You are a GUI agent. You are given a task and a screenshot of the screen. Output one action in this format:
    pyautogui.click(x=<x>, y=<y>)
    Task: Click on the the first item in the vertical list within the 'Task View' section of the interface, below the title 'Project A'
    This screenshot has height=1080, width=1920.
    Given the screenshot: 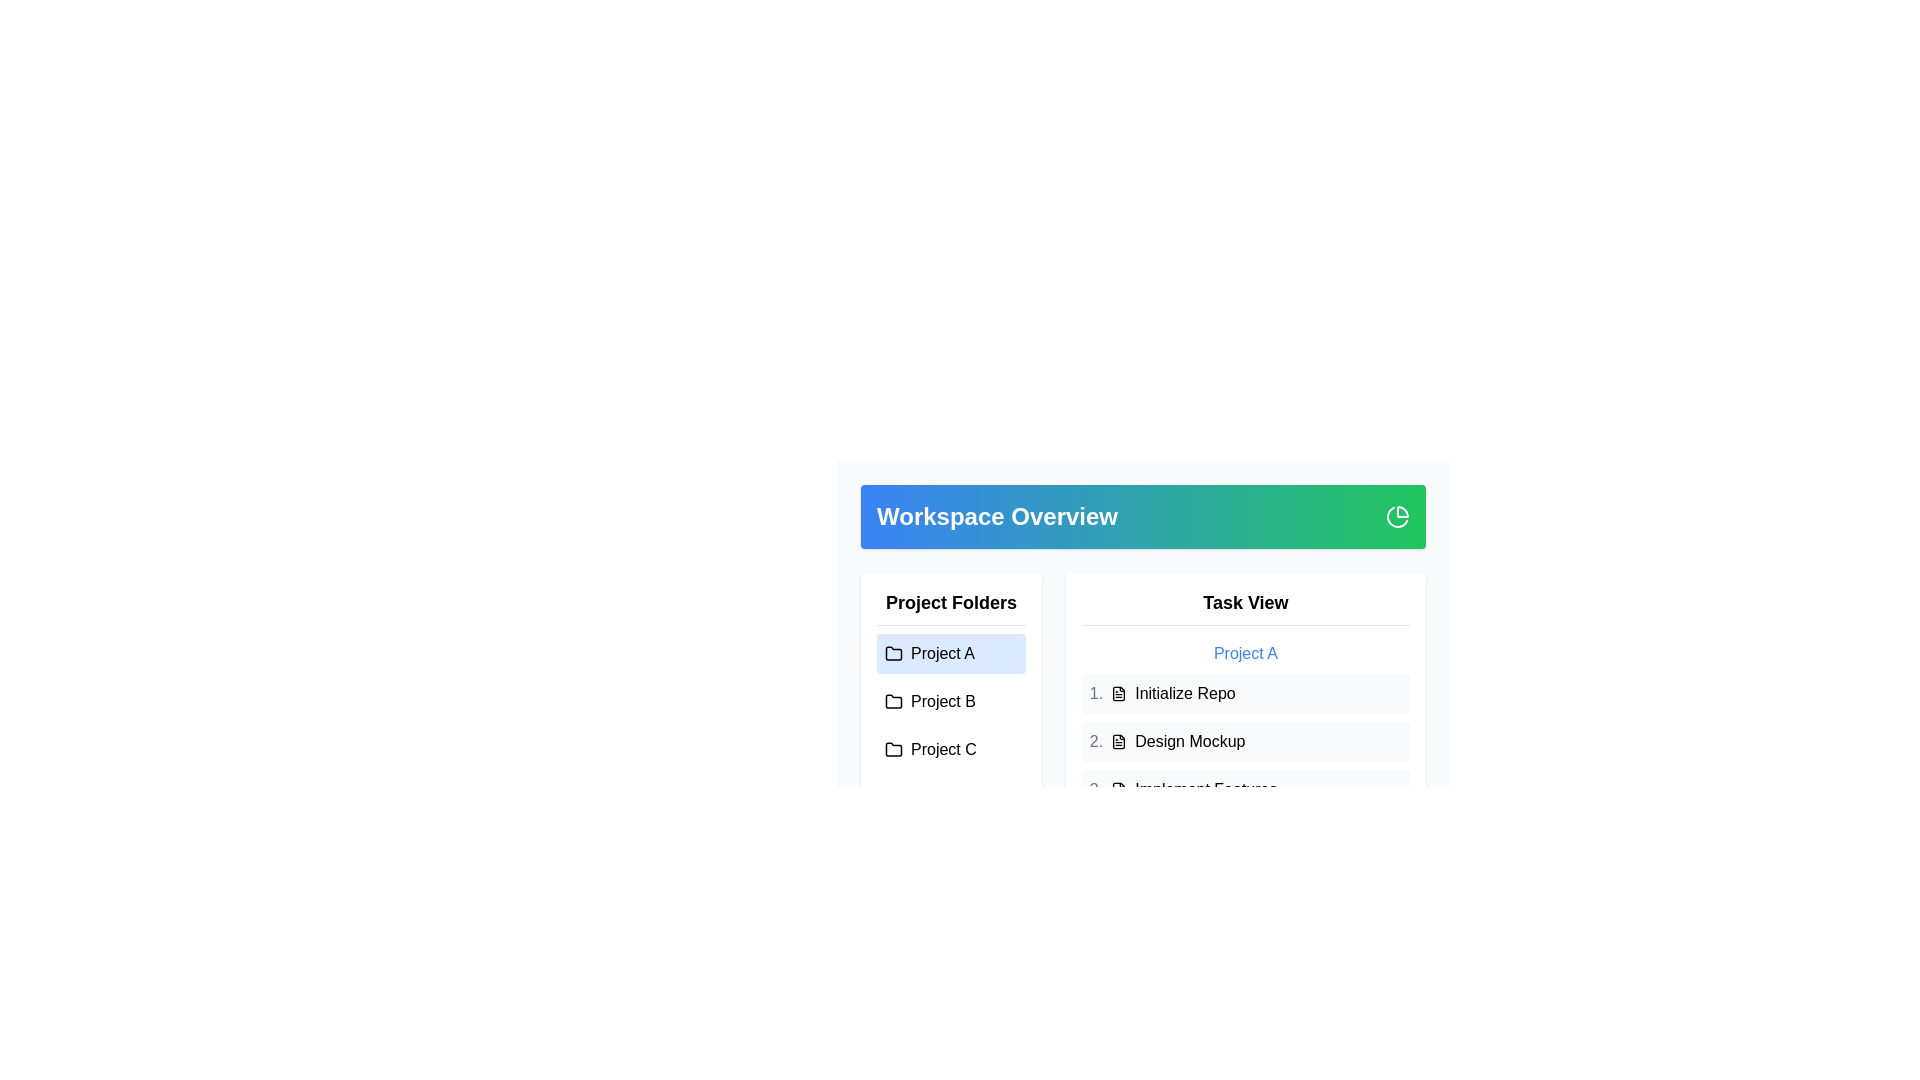 What is the action you would take?
    pyautogui.click(x=1244, y=693)
    